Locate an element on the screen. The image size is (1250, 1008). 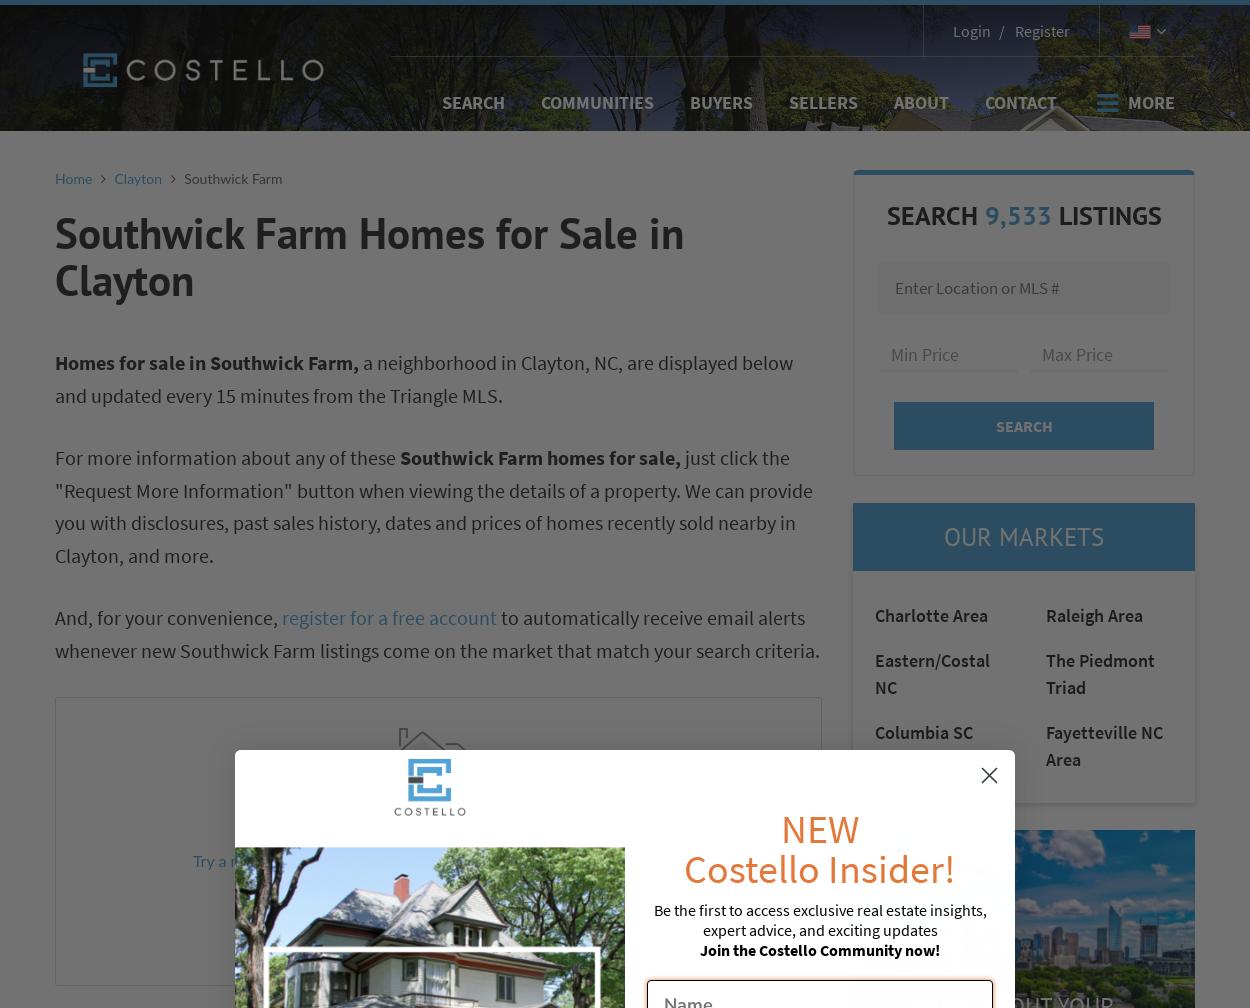
', or click below to get notified when matching listings become available.' is located at coordinates (310, 873).